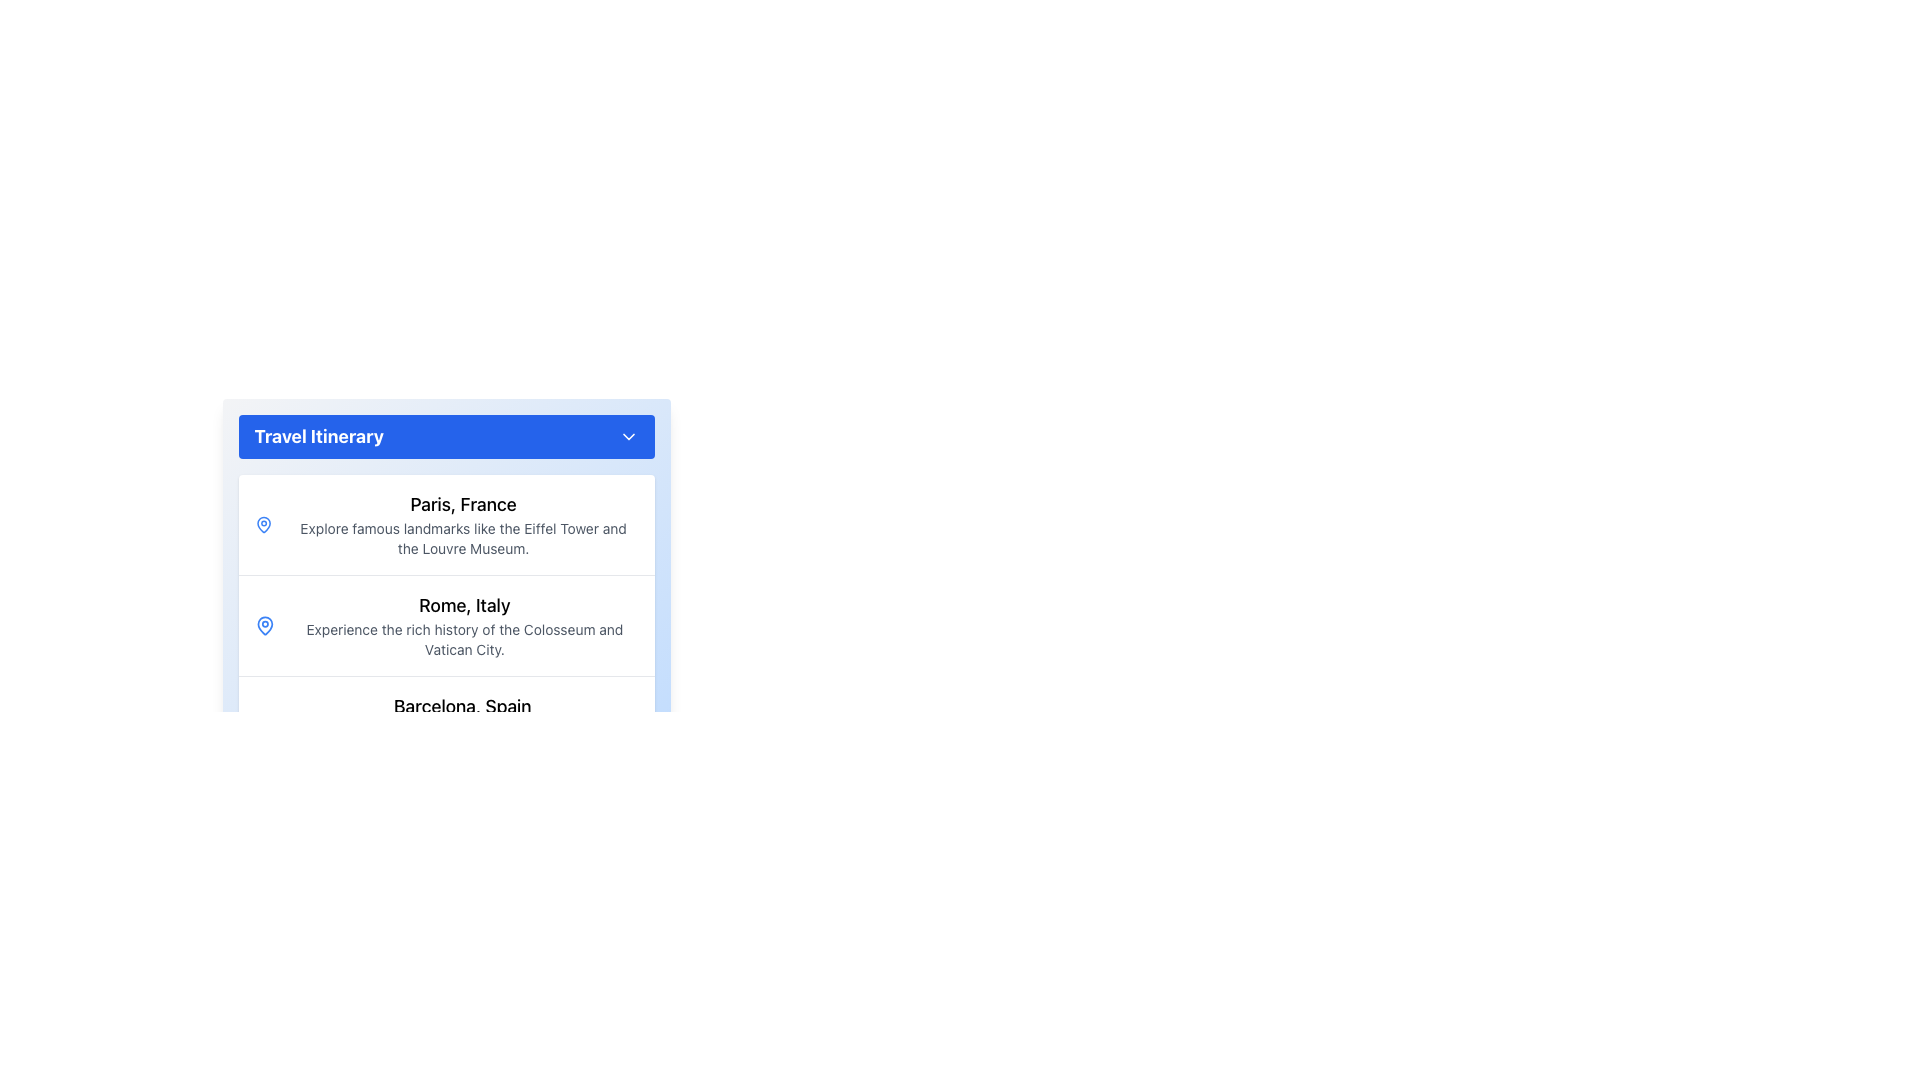 This screenshot has width=1920, height=1080. I want to click on descriptive information provided by the Text Label about key places of interest in Paris, France, located under the 'Travel Itinerary' section, so click(462, 538).